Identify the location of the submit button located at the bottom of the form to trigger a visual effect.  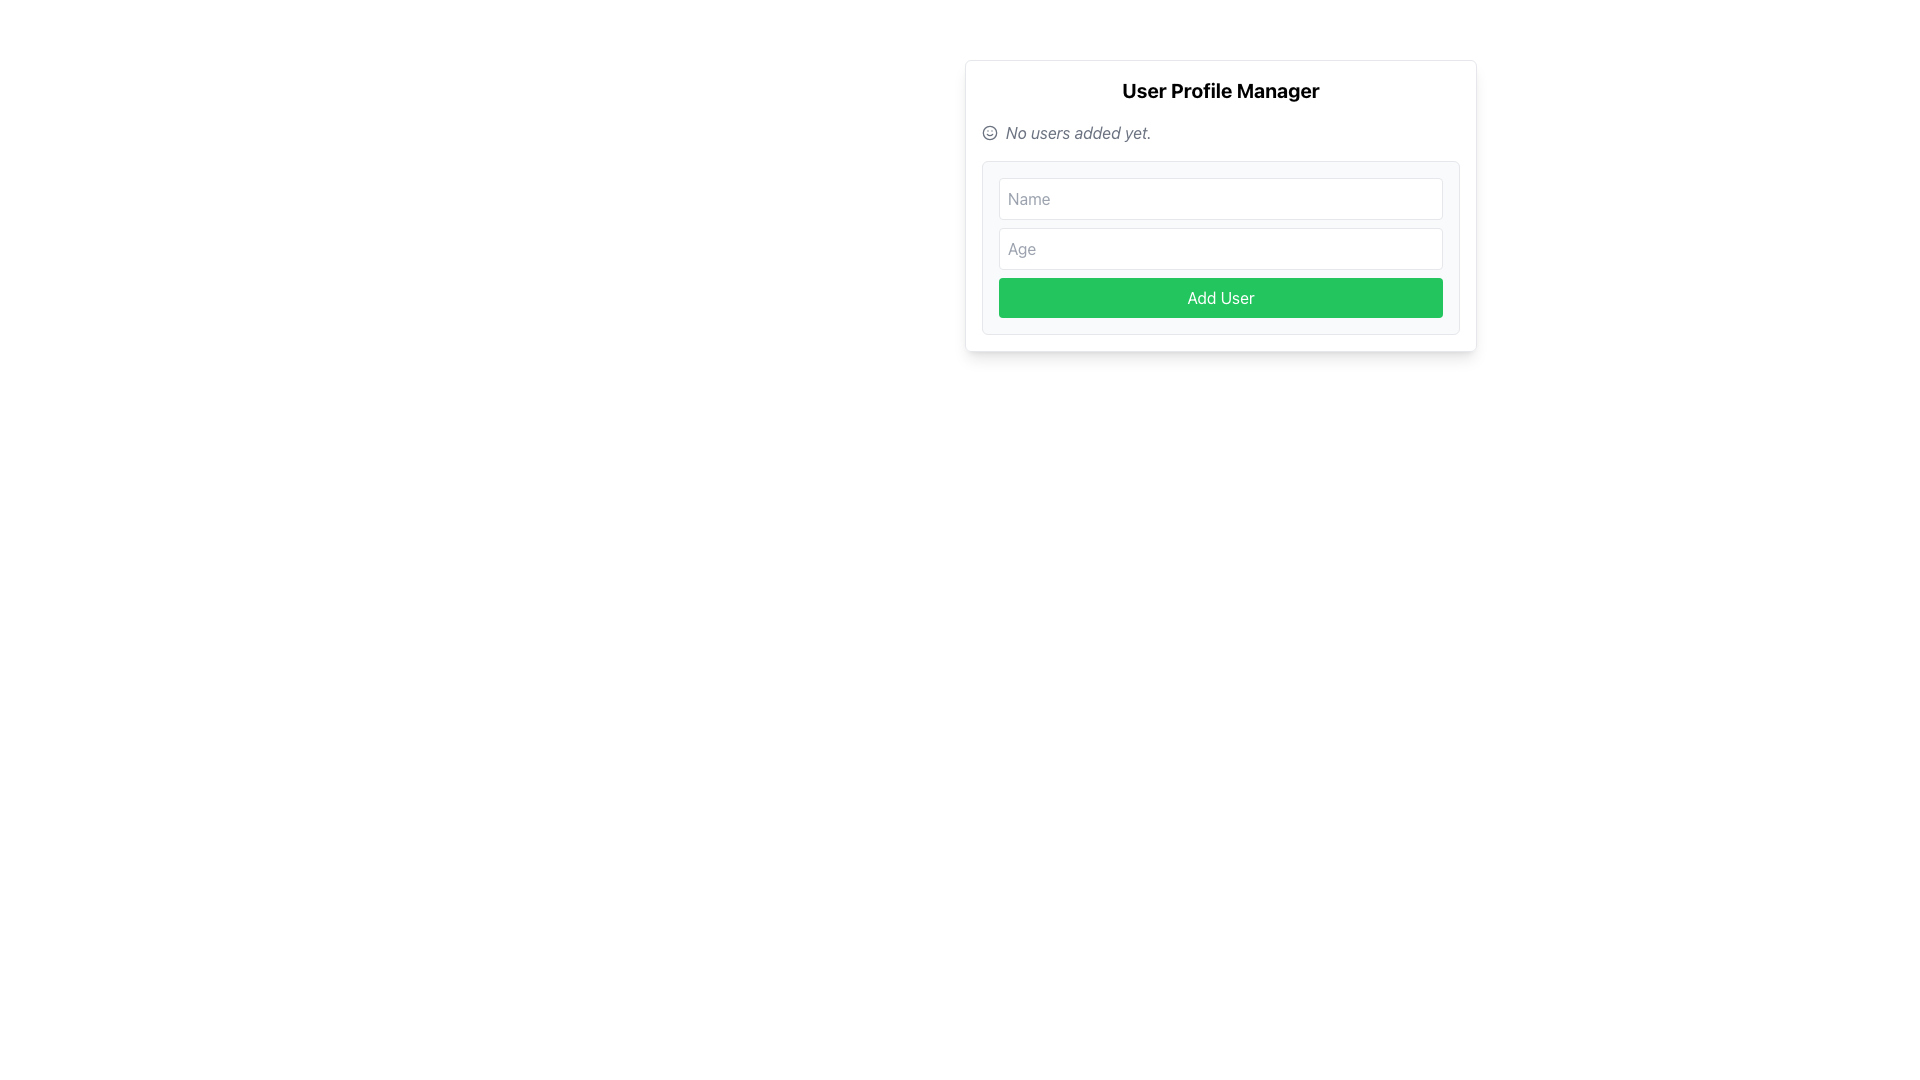
(1219, 297).